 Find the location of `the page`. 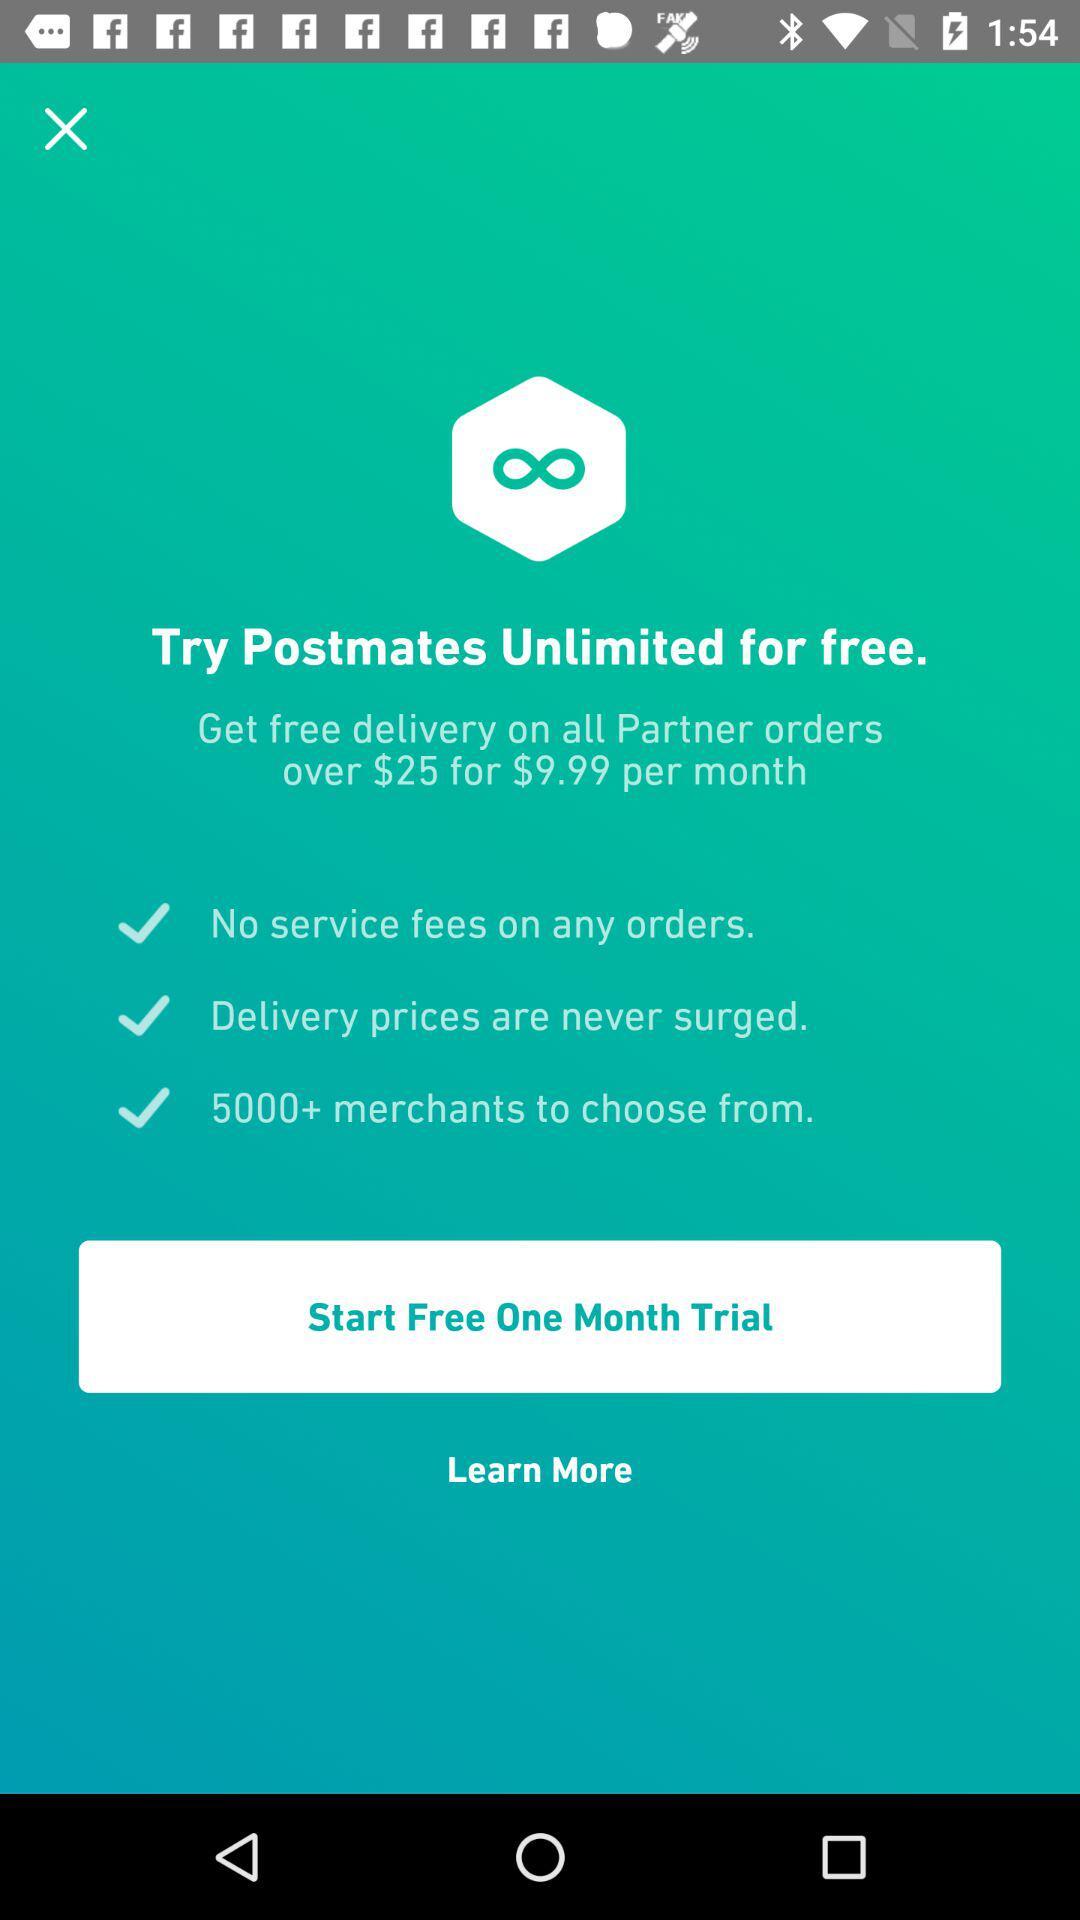

the page is located at coordinates (64, 127).